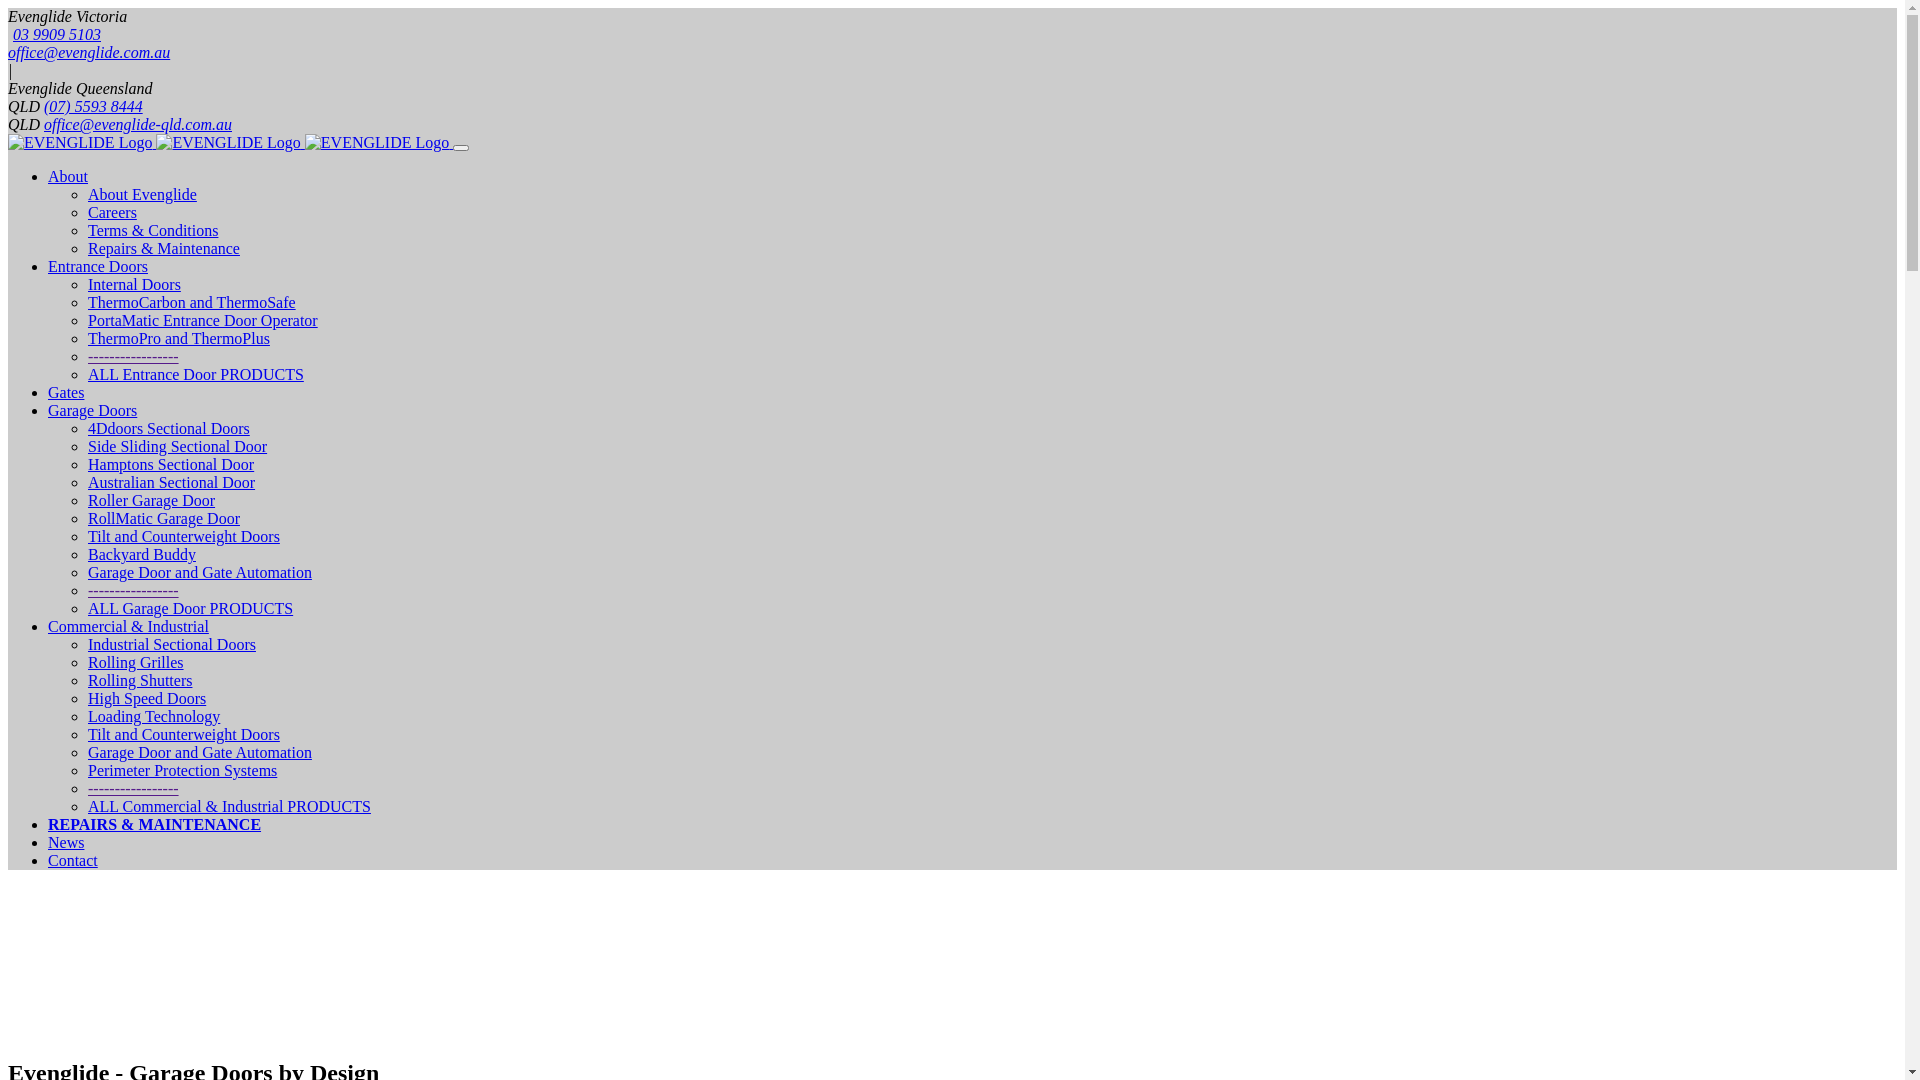 This screenshot has width=1920, height=1080. Describe the element at coordinates (177, 445) in the screenshot. I see `'Side Sliding Sectional Door'` at that location.